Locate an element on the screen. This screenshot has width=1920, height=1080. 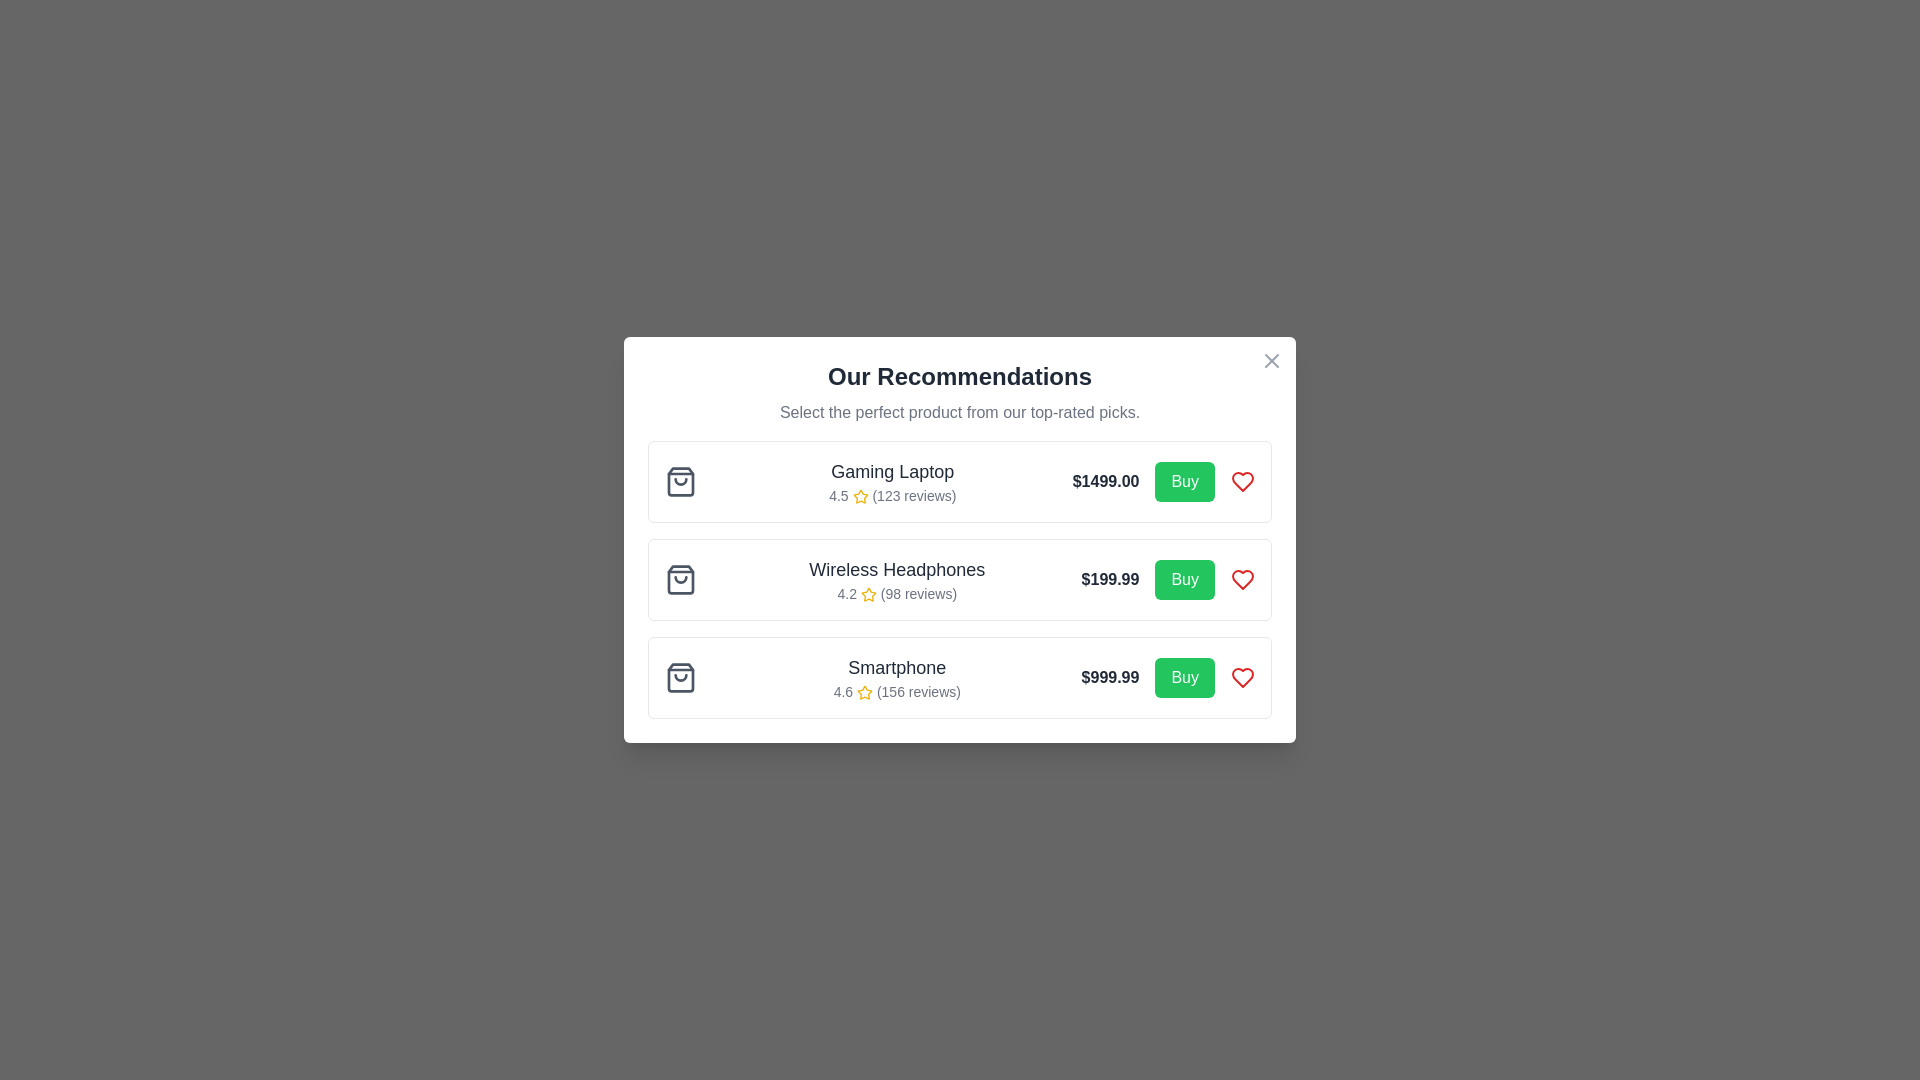
the heart icon located to the right side of the first item in the recommendation list, which is aligned beside the 'Buy' button is located at coordinates (1242, 482).